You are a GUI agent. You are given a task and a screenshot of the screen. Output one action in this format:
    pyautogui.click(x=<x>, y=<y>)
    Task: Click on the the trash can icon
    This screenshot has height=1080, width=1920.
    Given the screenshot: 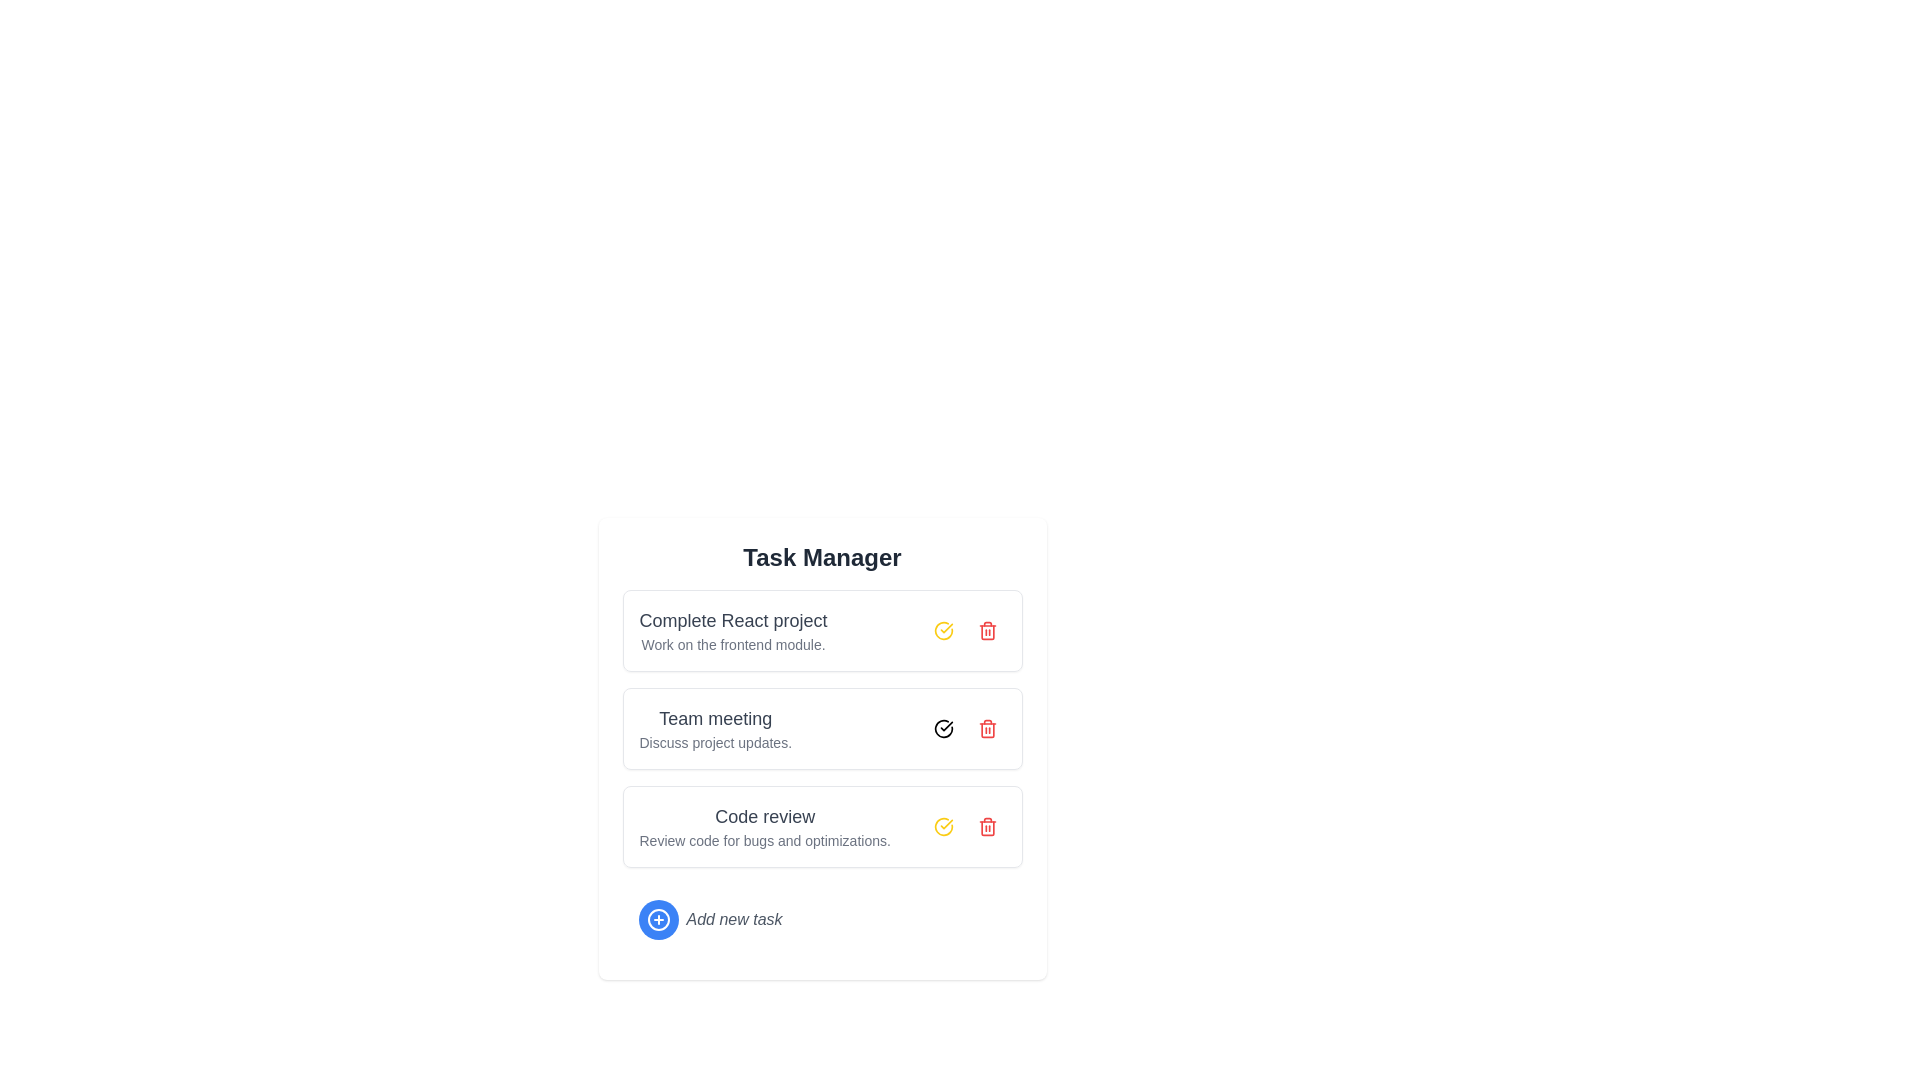 What is the action you would take?
    pyautogui.click(x=987, y=632)
    